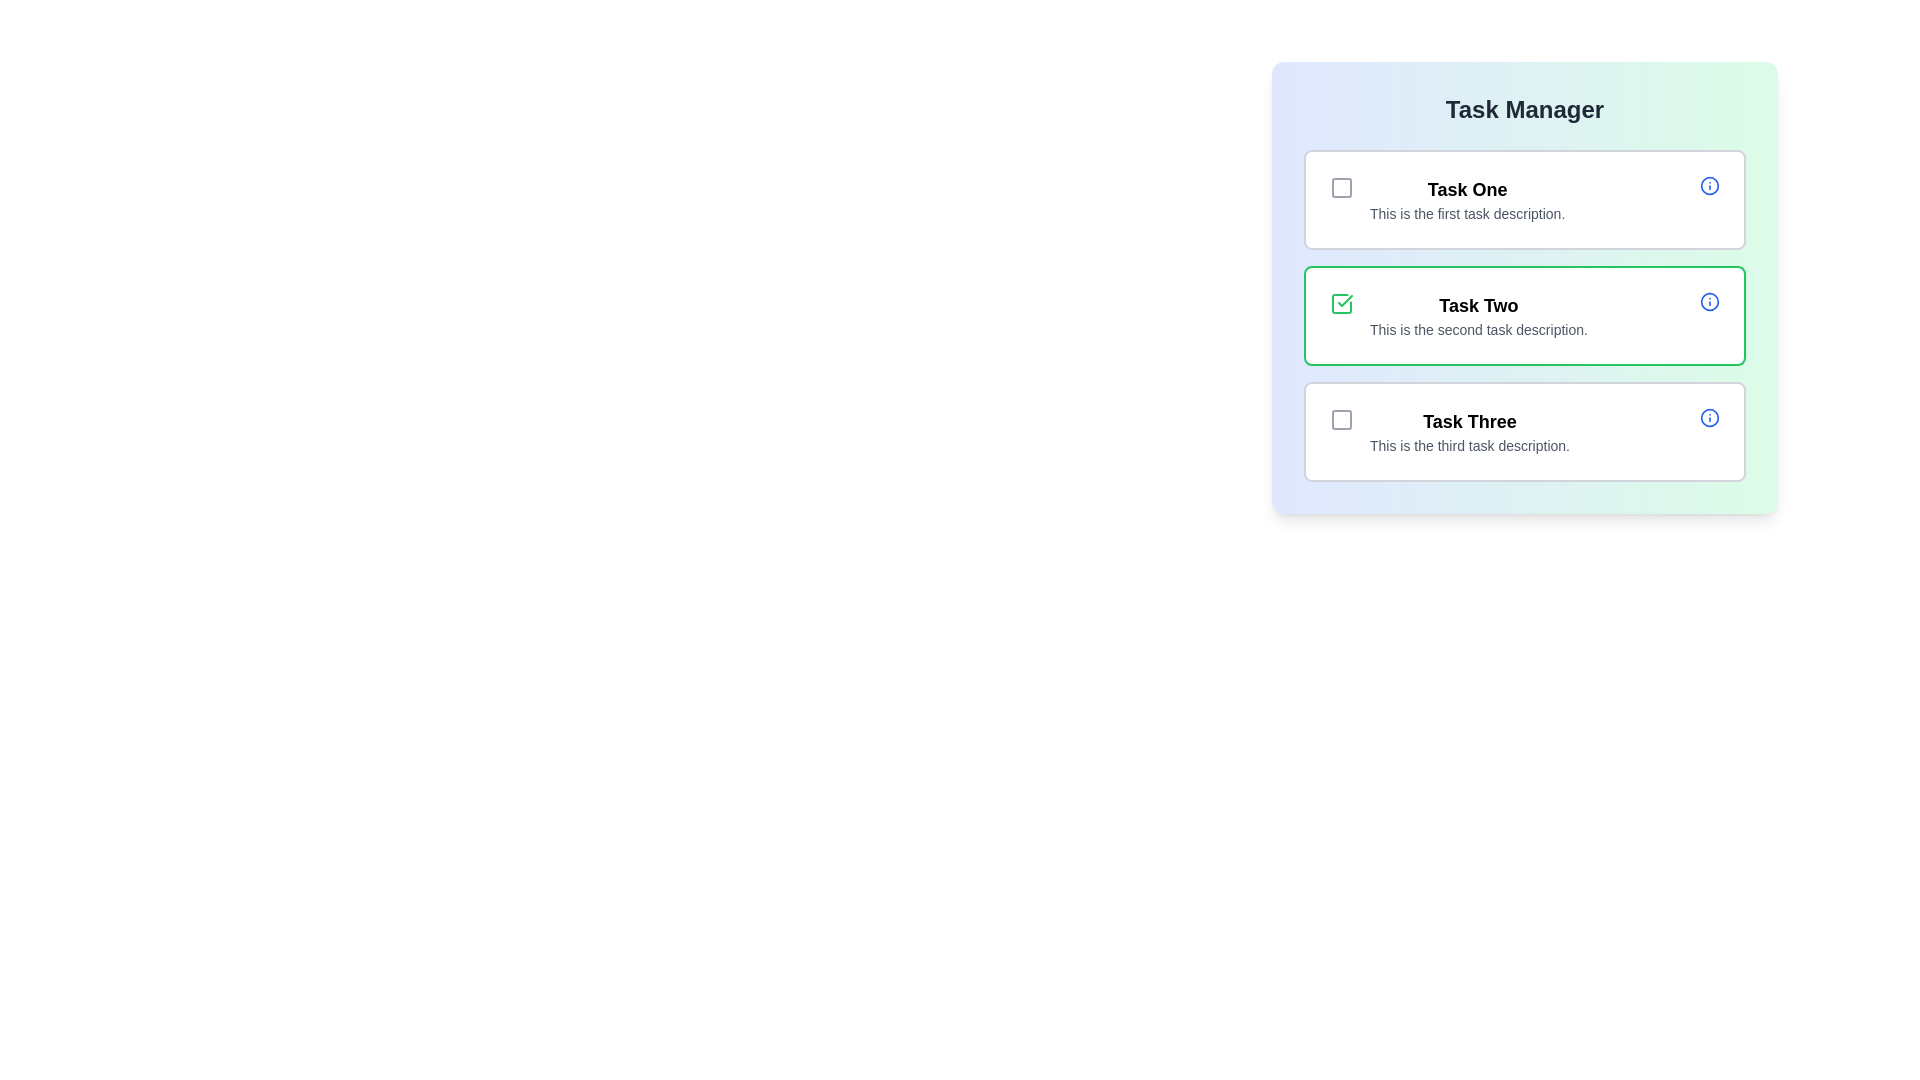 The height and width of the screenshot is (1080, 1920). Describe the element at coordinates (1524, 315) in the screenshot. I see `the task item labeled 'Task Two' to mark it as completed` at that location.